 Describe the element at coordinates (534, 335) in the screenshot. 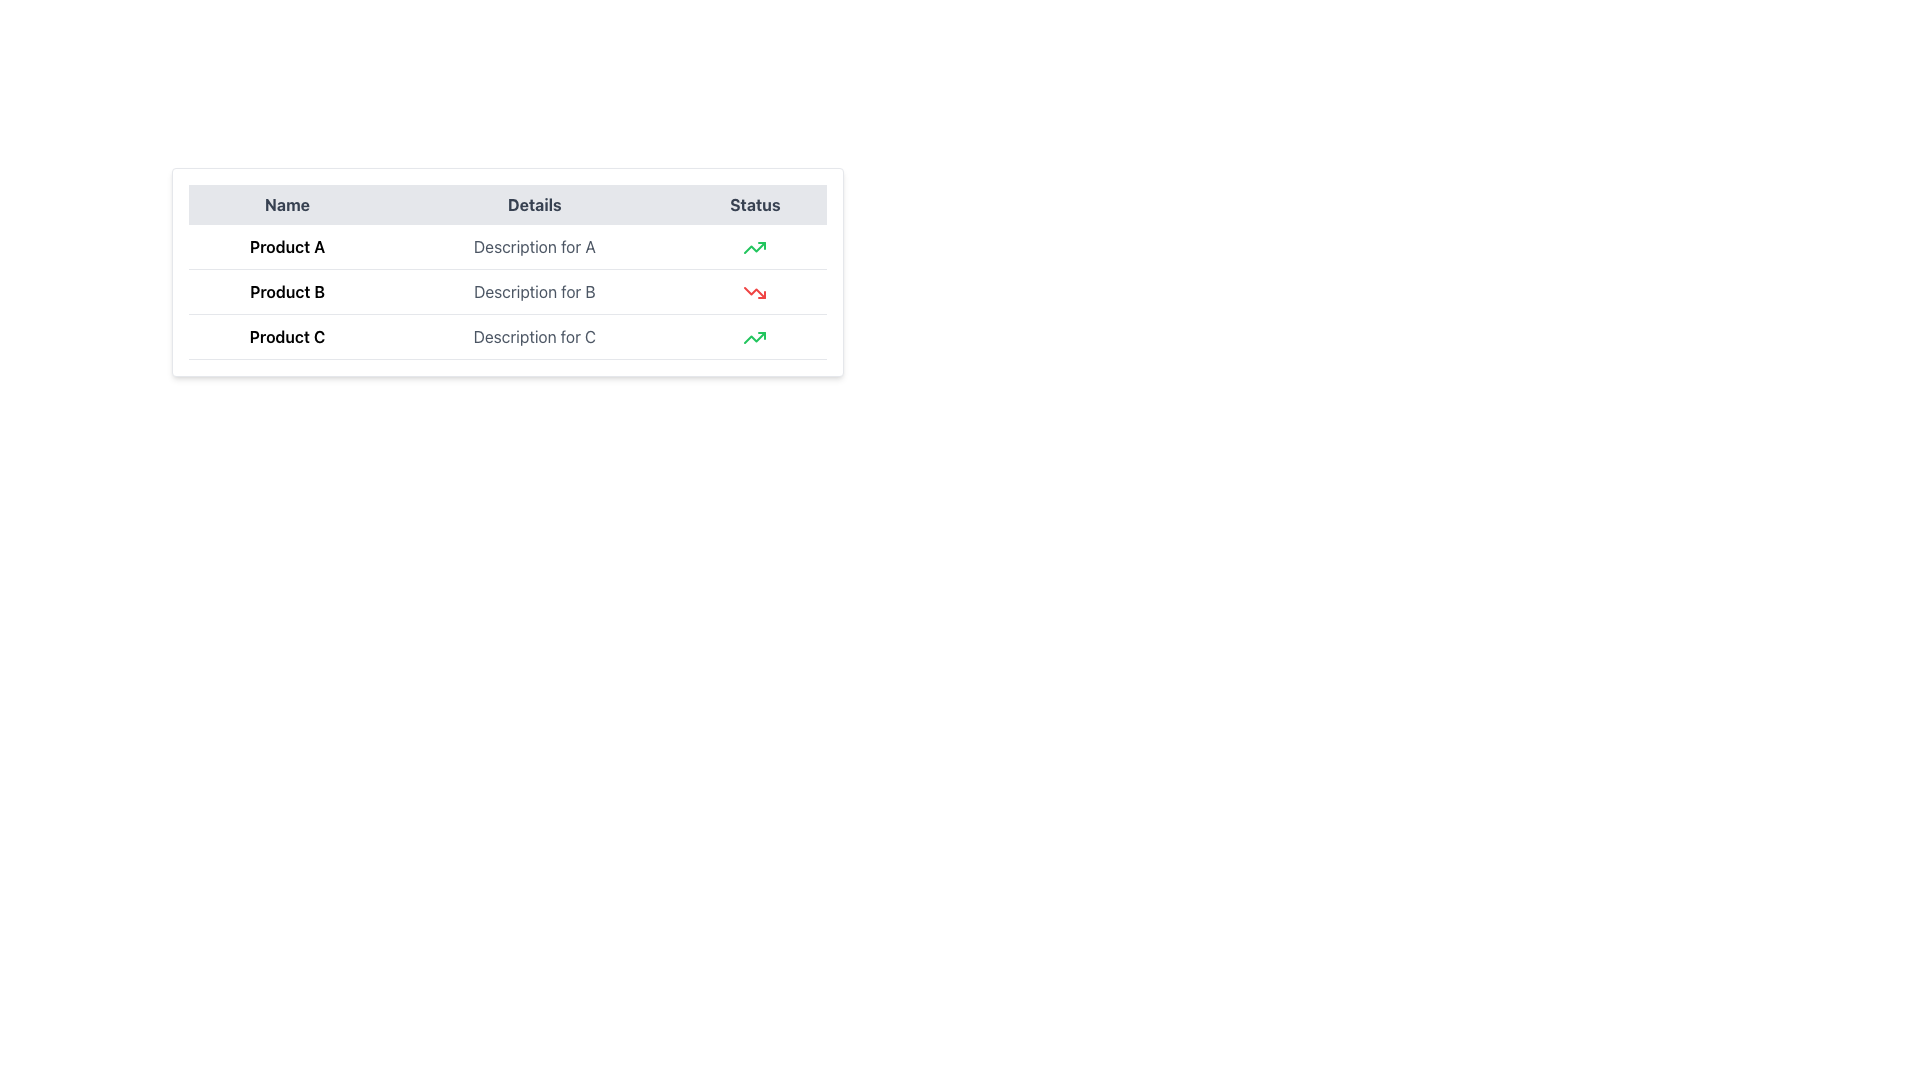

I see `the text label displaying 'Description for C', which is styled in gray and located in the second column of the third row under the header 'Details'` at that location.